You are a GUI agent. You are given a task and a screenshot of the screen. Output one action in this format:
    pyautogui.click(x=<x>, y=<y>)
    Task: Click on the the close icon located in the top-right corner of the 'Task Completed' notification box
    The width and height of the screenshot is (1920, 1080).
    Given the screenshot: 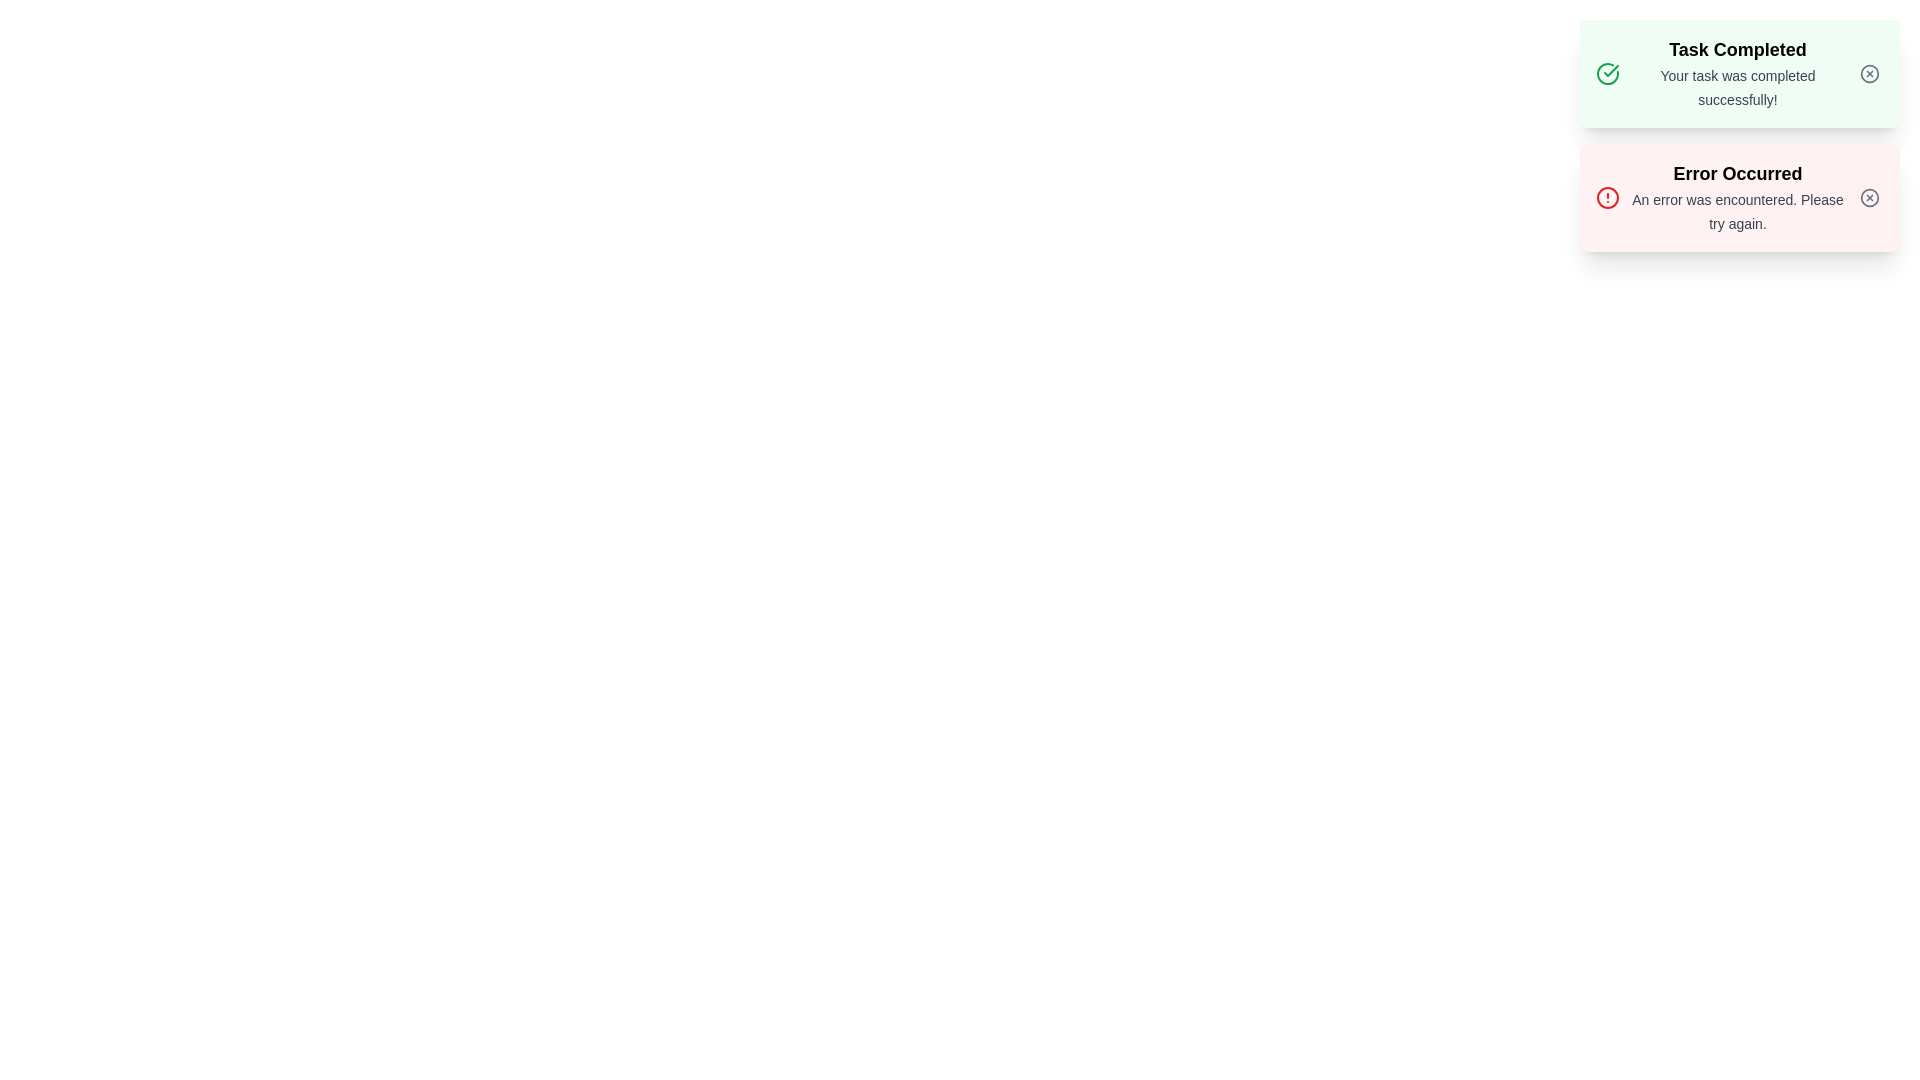 What is the action you would take?
    pyautogui.click(x=1869, y=72)
    